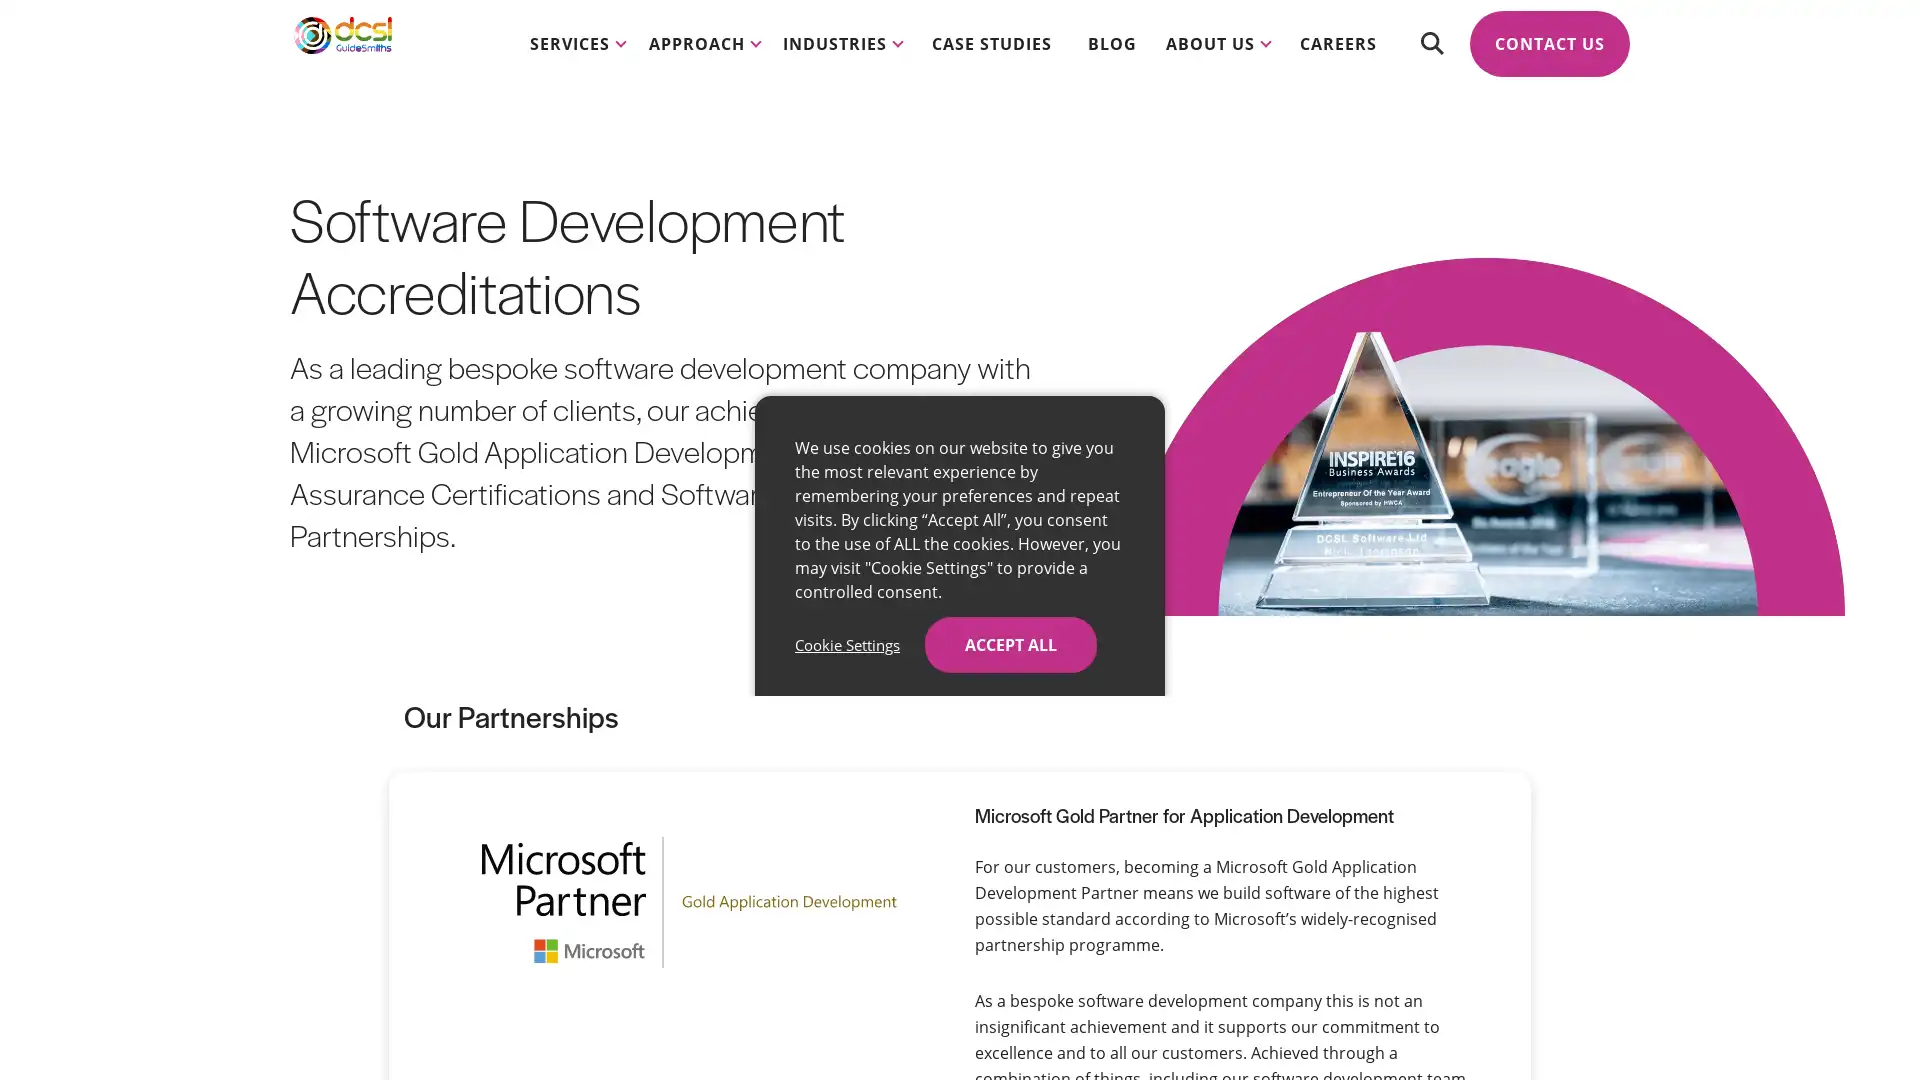 The height and width of the screenshot is (1080, 1920). Describe the element at coordinates (1430, 60) in the screenshot. I see `Search` at that location.